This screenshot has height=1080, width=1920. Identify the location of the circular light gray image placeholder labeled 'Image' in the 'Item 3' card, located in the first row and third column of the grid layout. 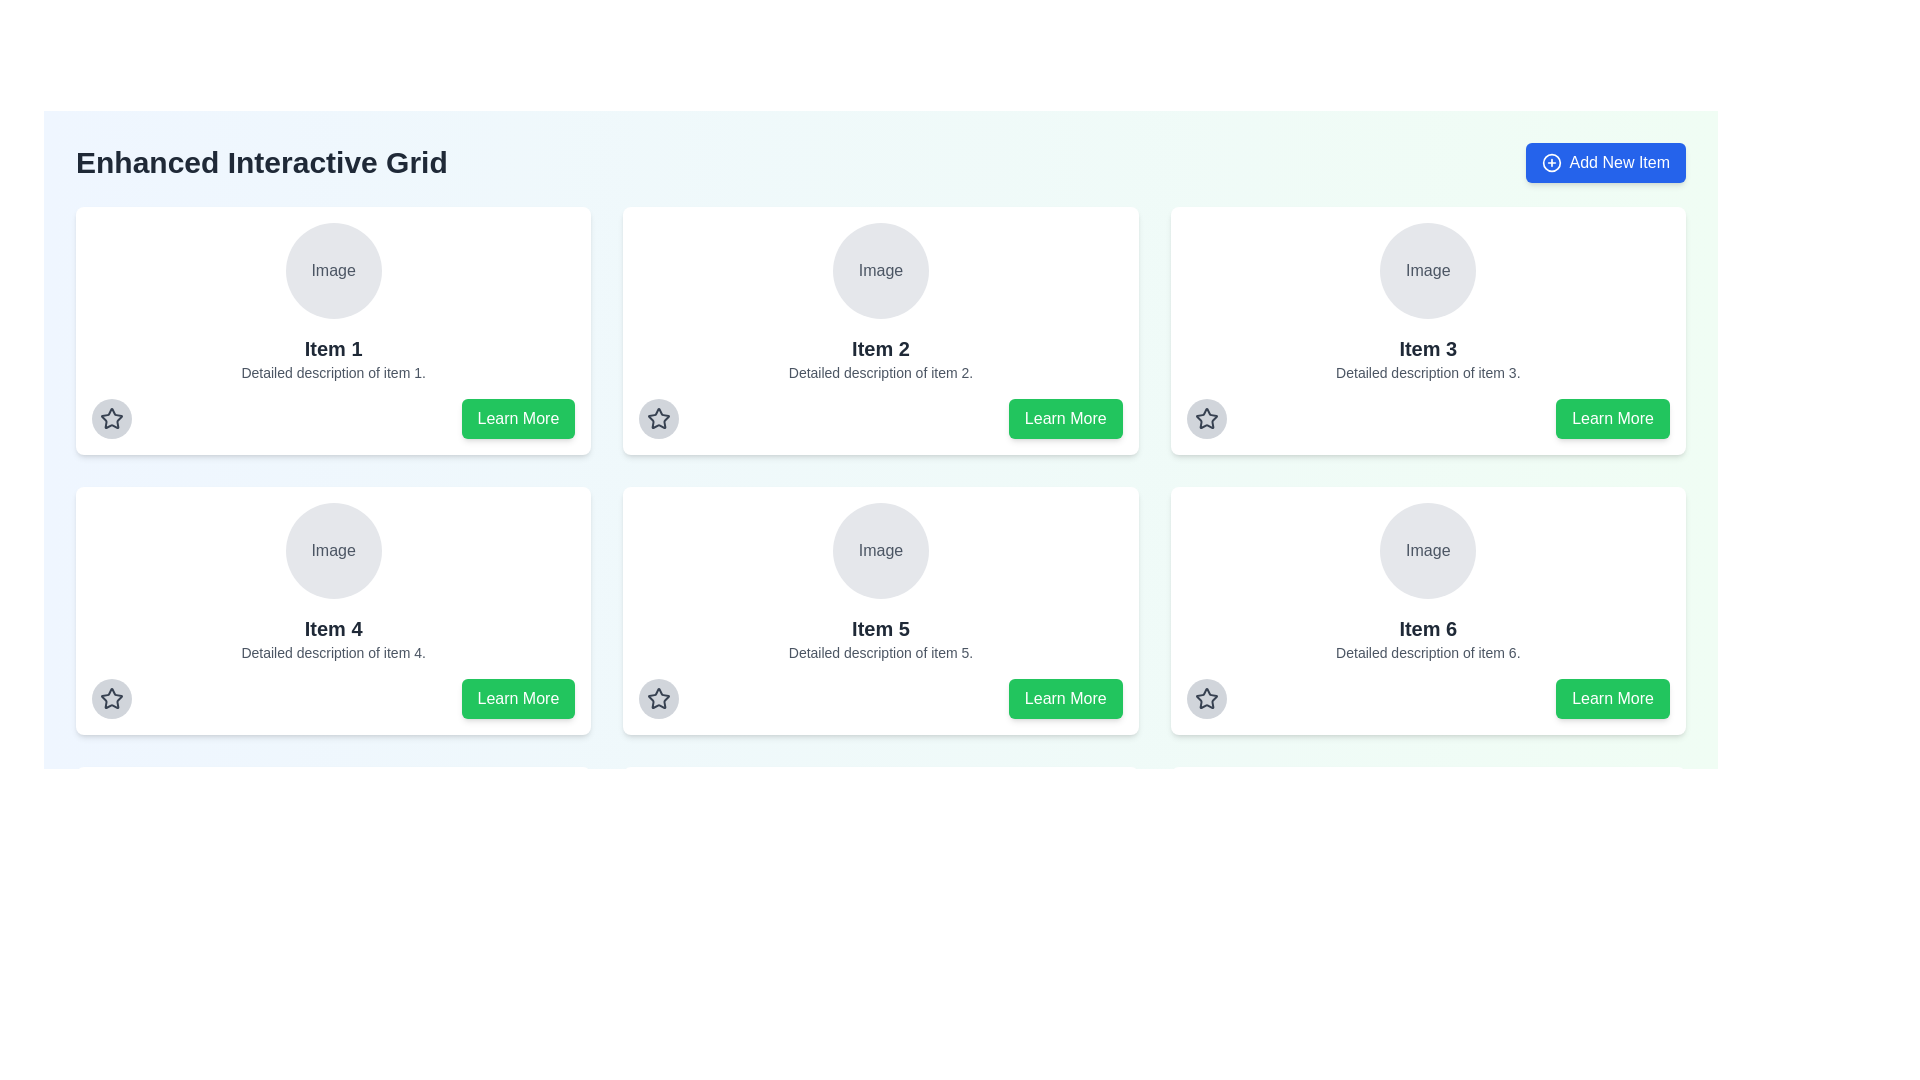
(1427, 270).